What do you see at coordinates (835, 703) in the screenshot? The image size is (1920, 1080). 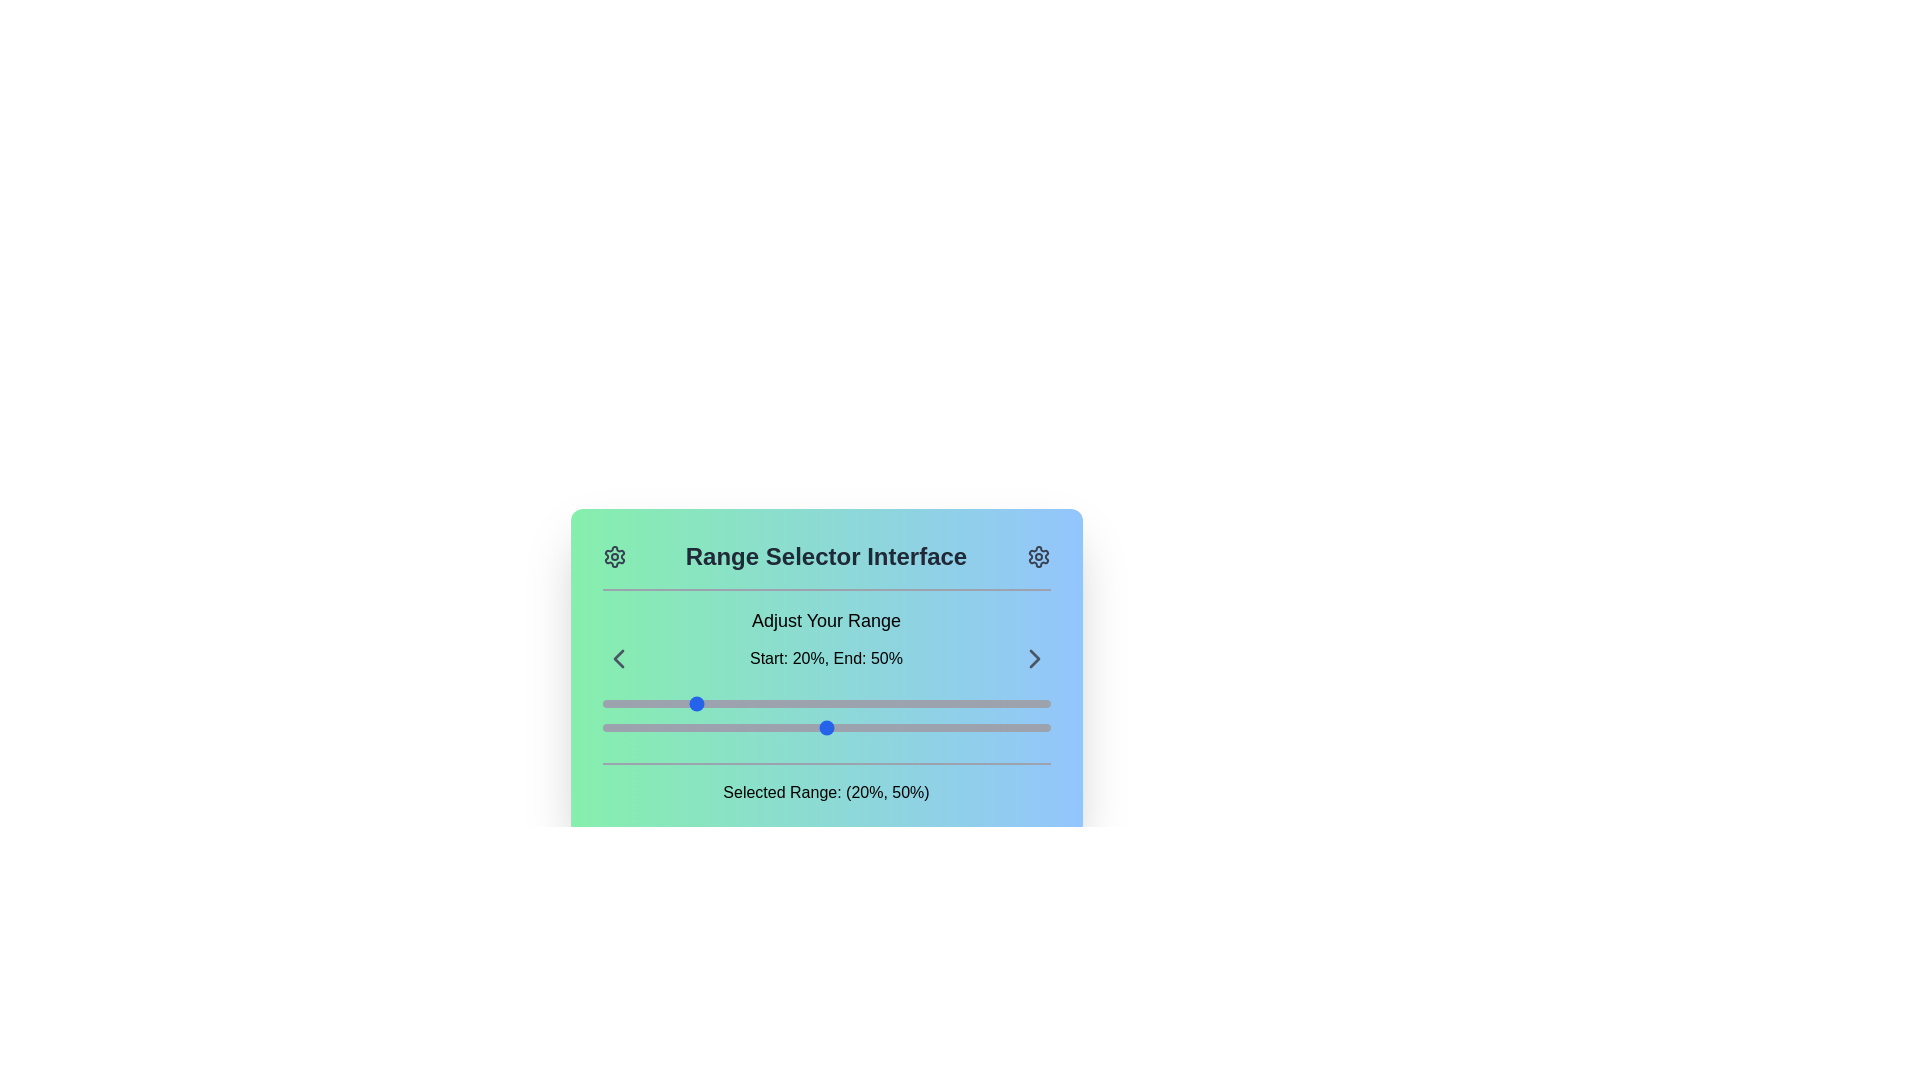 I see `the slider` at bounding box center [835, 703].